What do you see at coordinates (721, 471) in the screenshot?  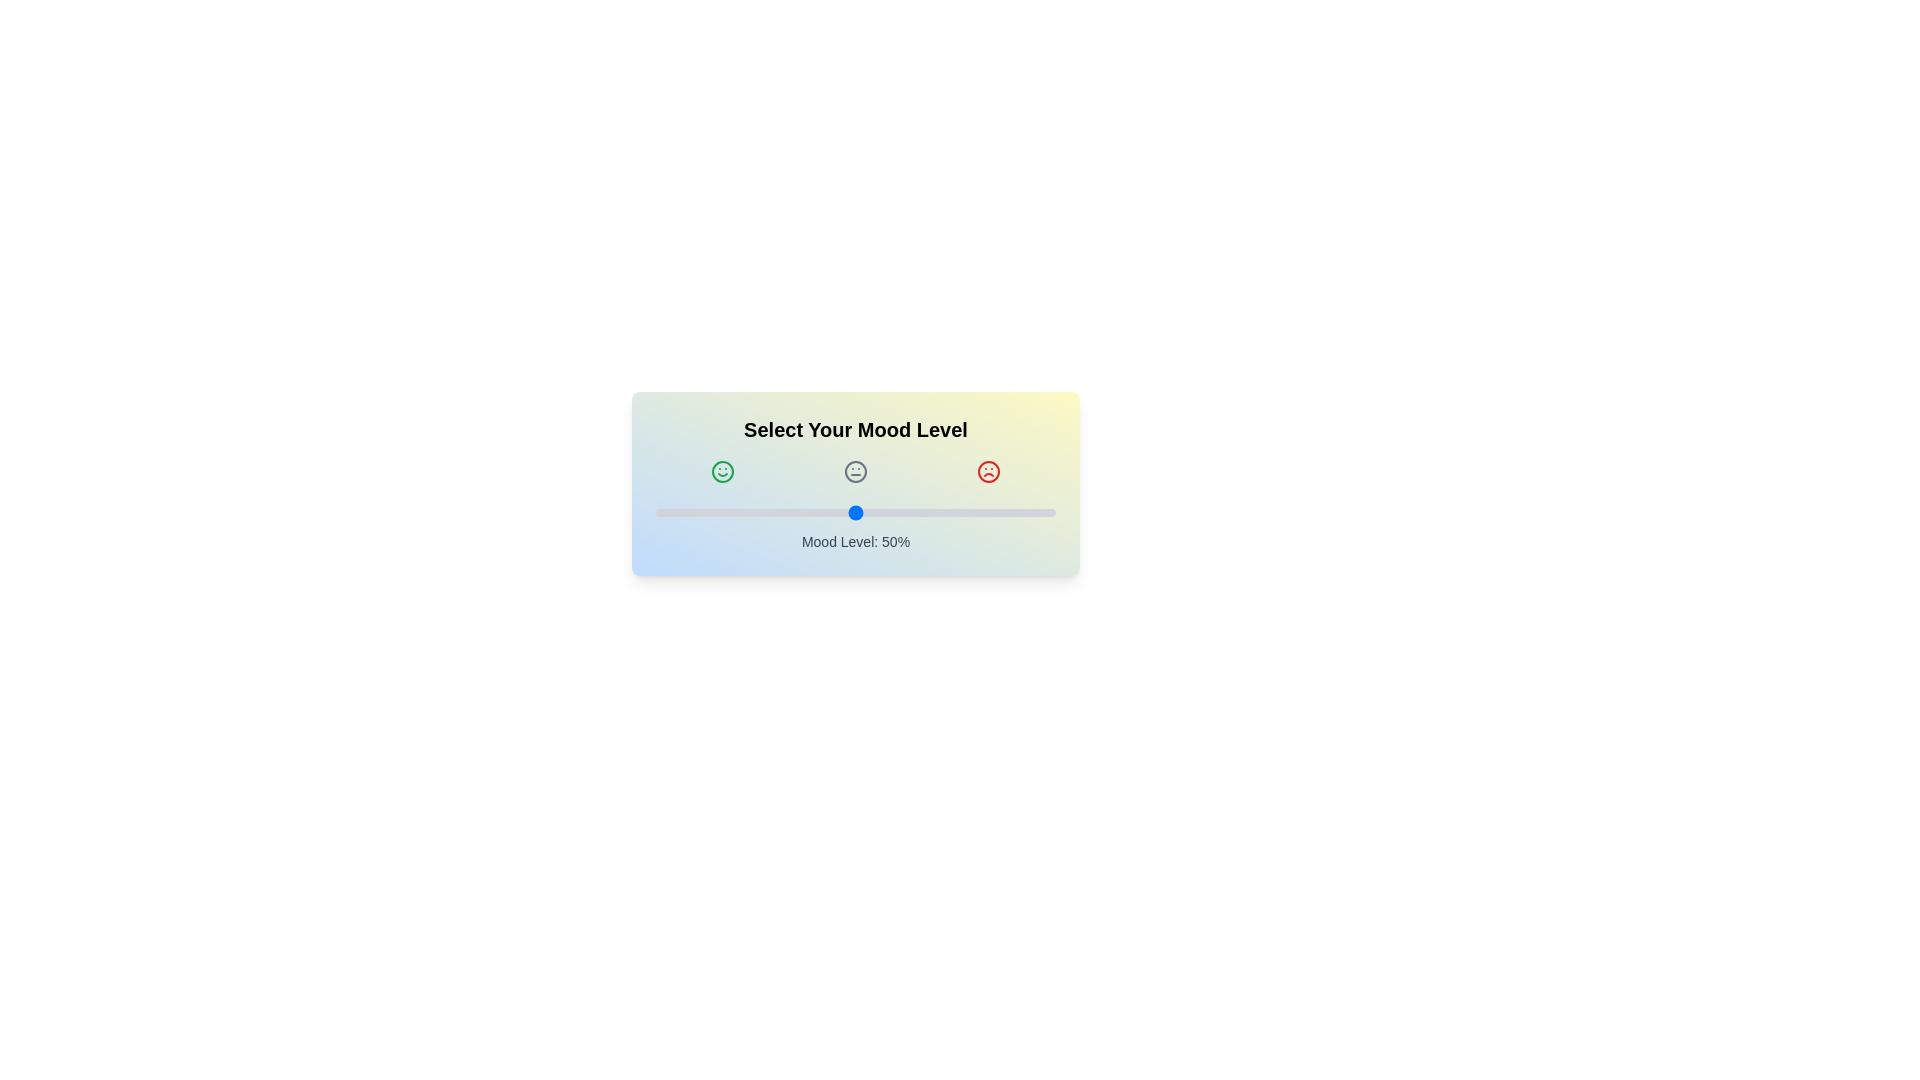 I see `the first smiley face icon` at bounding box center [721, 471].